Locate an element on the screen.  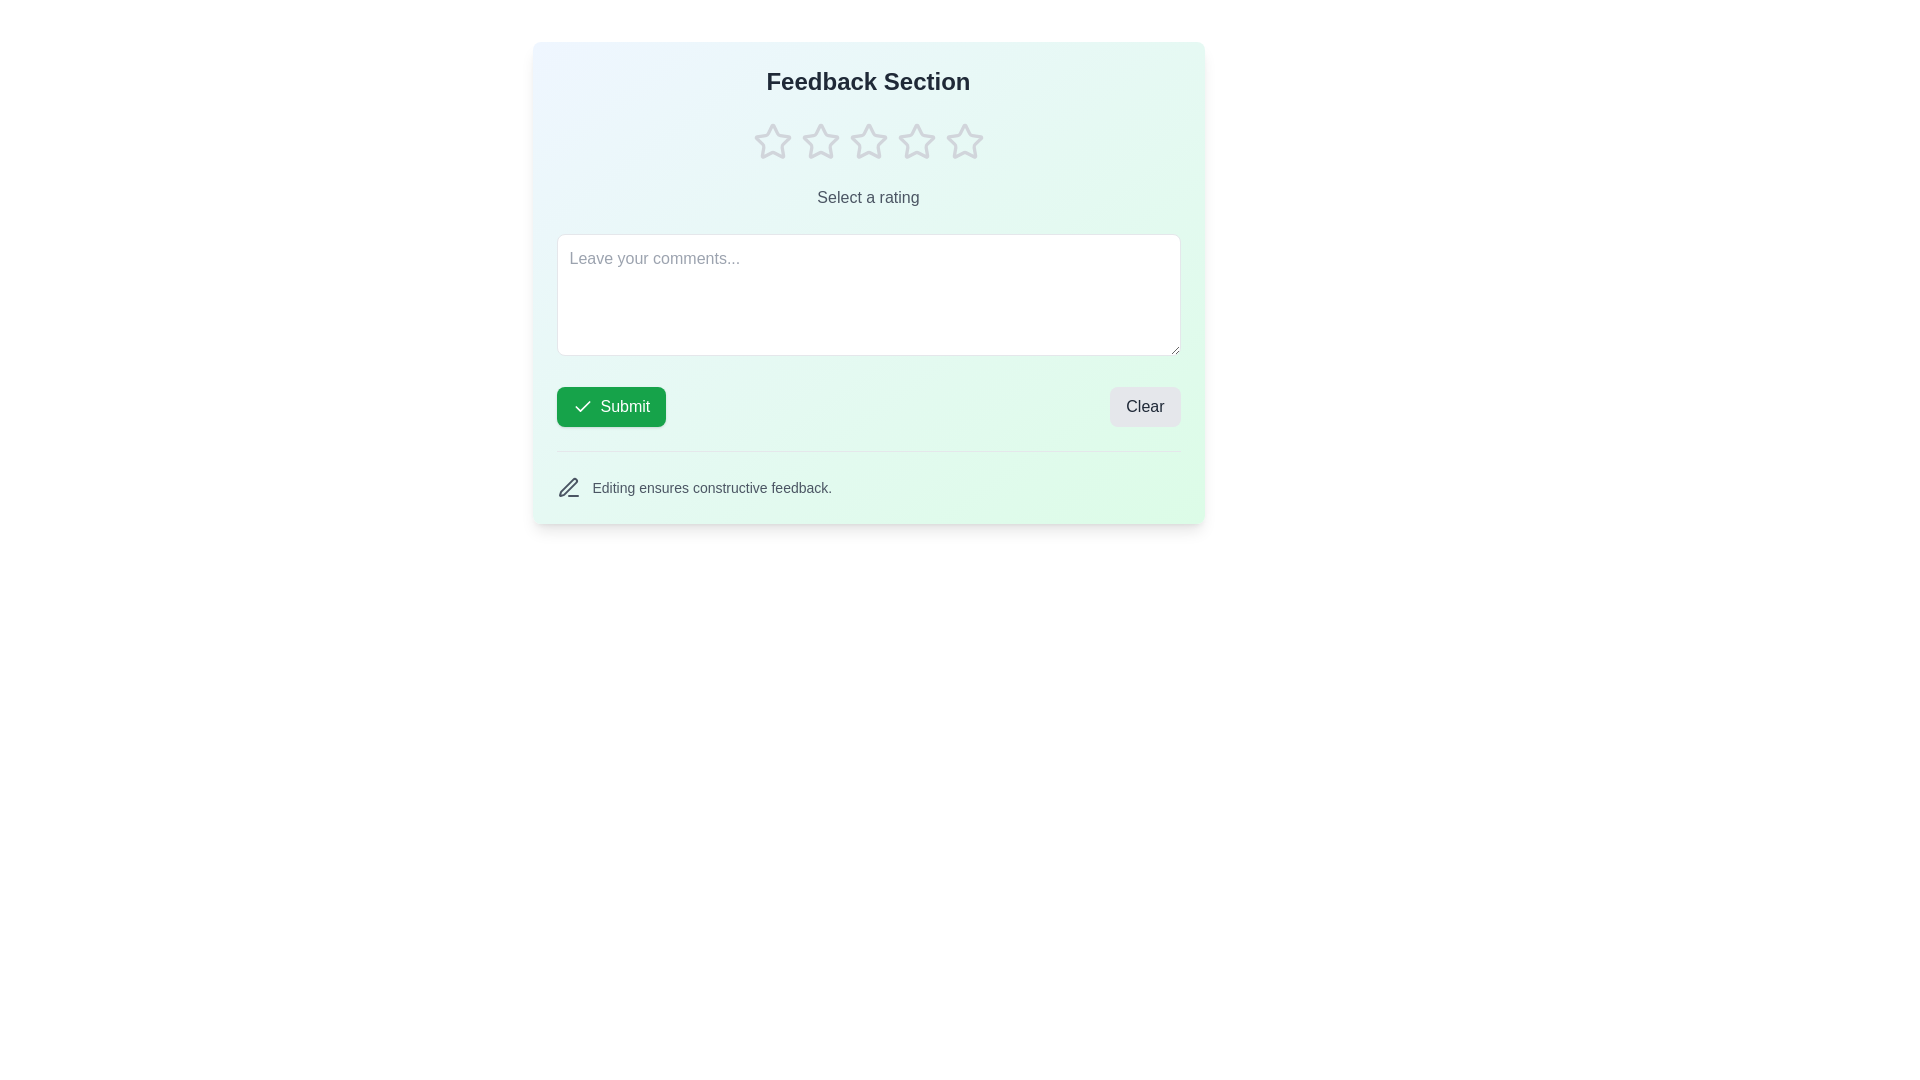
the button that clears or resets associated input fields, located to the right of the green 'Submit' button is located at coordinates (1145, 406).